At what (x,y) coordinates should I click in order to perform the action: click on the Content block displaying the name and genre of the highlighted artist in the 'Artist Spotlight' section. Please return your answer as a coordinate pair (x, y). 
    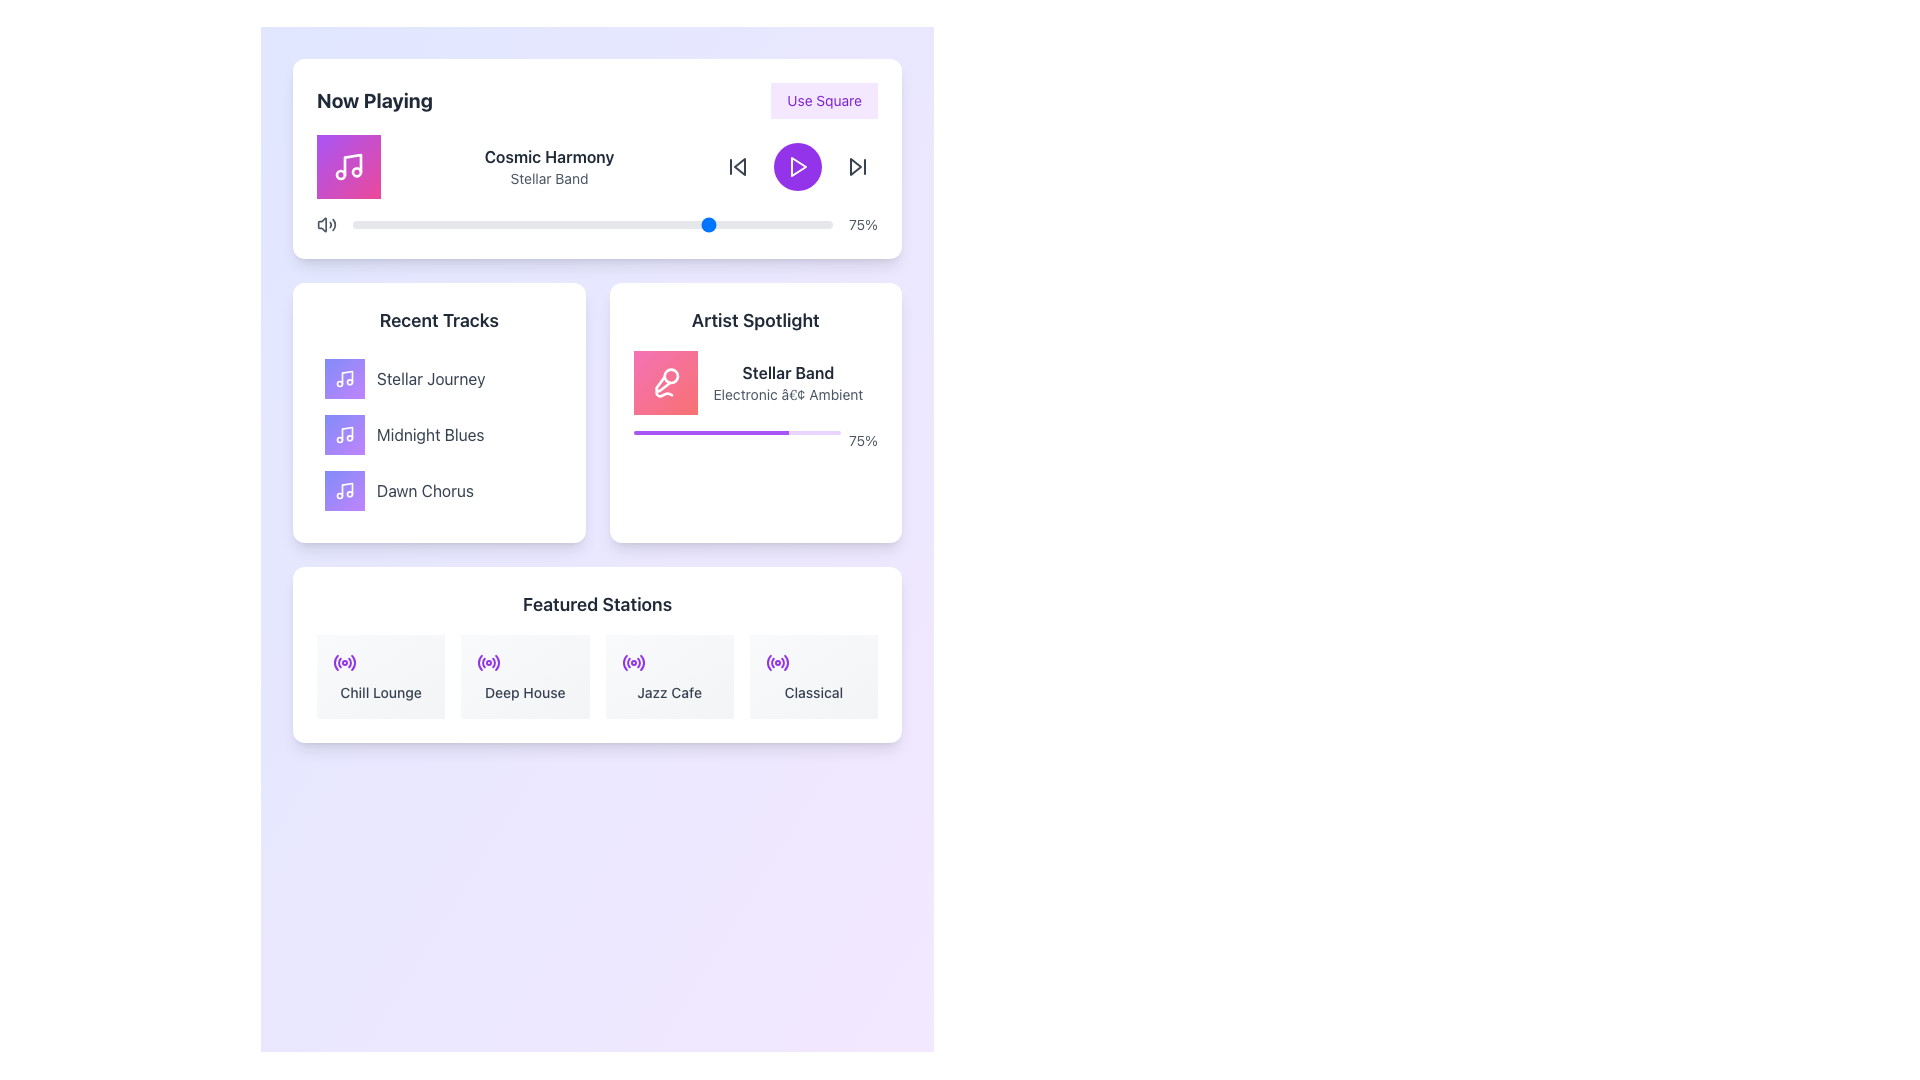
    Looking at the image, I should click on (754, 382).